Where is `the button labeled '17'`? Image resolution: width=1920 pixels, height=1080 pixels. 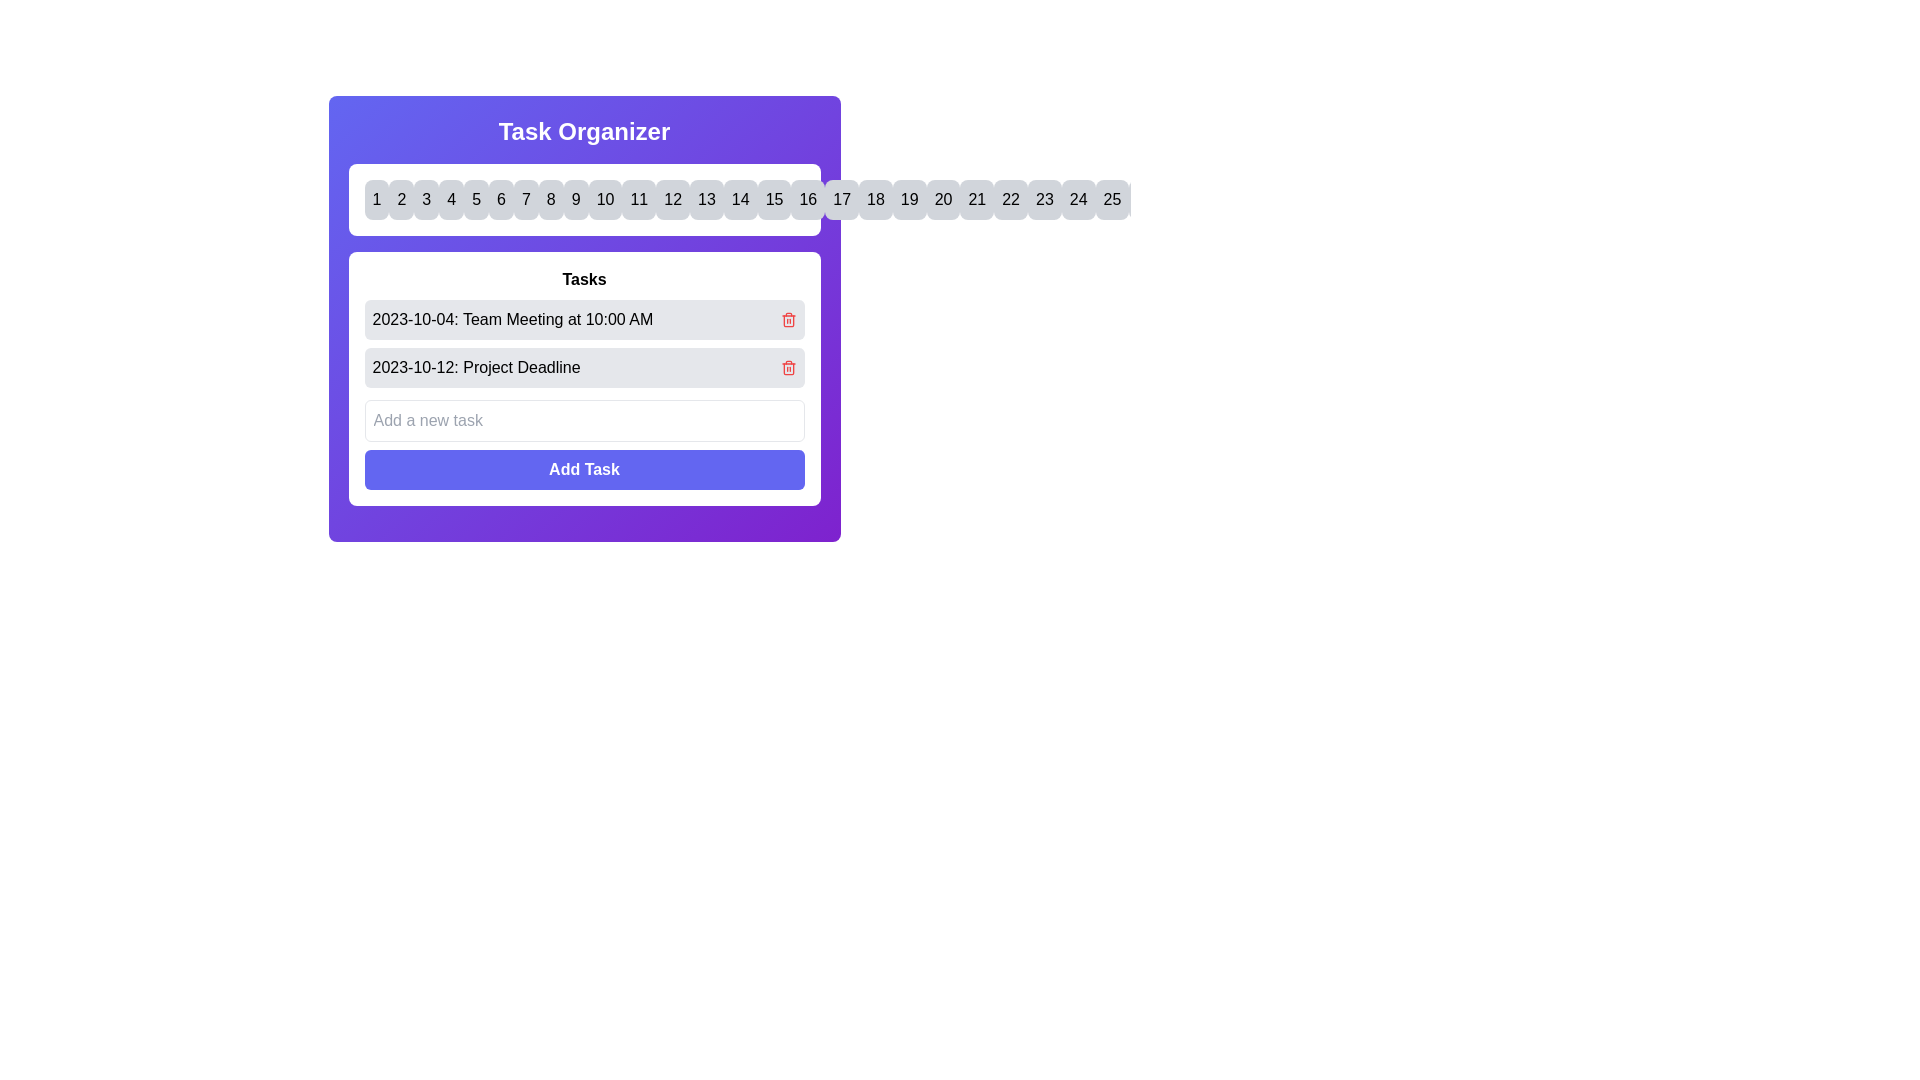
the button labeled '17' is located at coordinates (842, 200).